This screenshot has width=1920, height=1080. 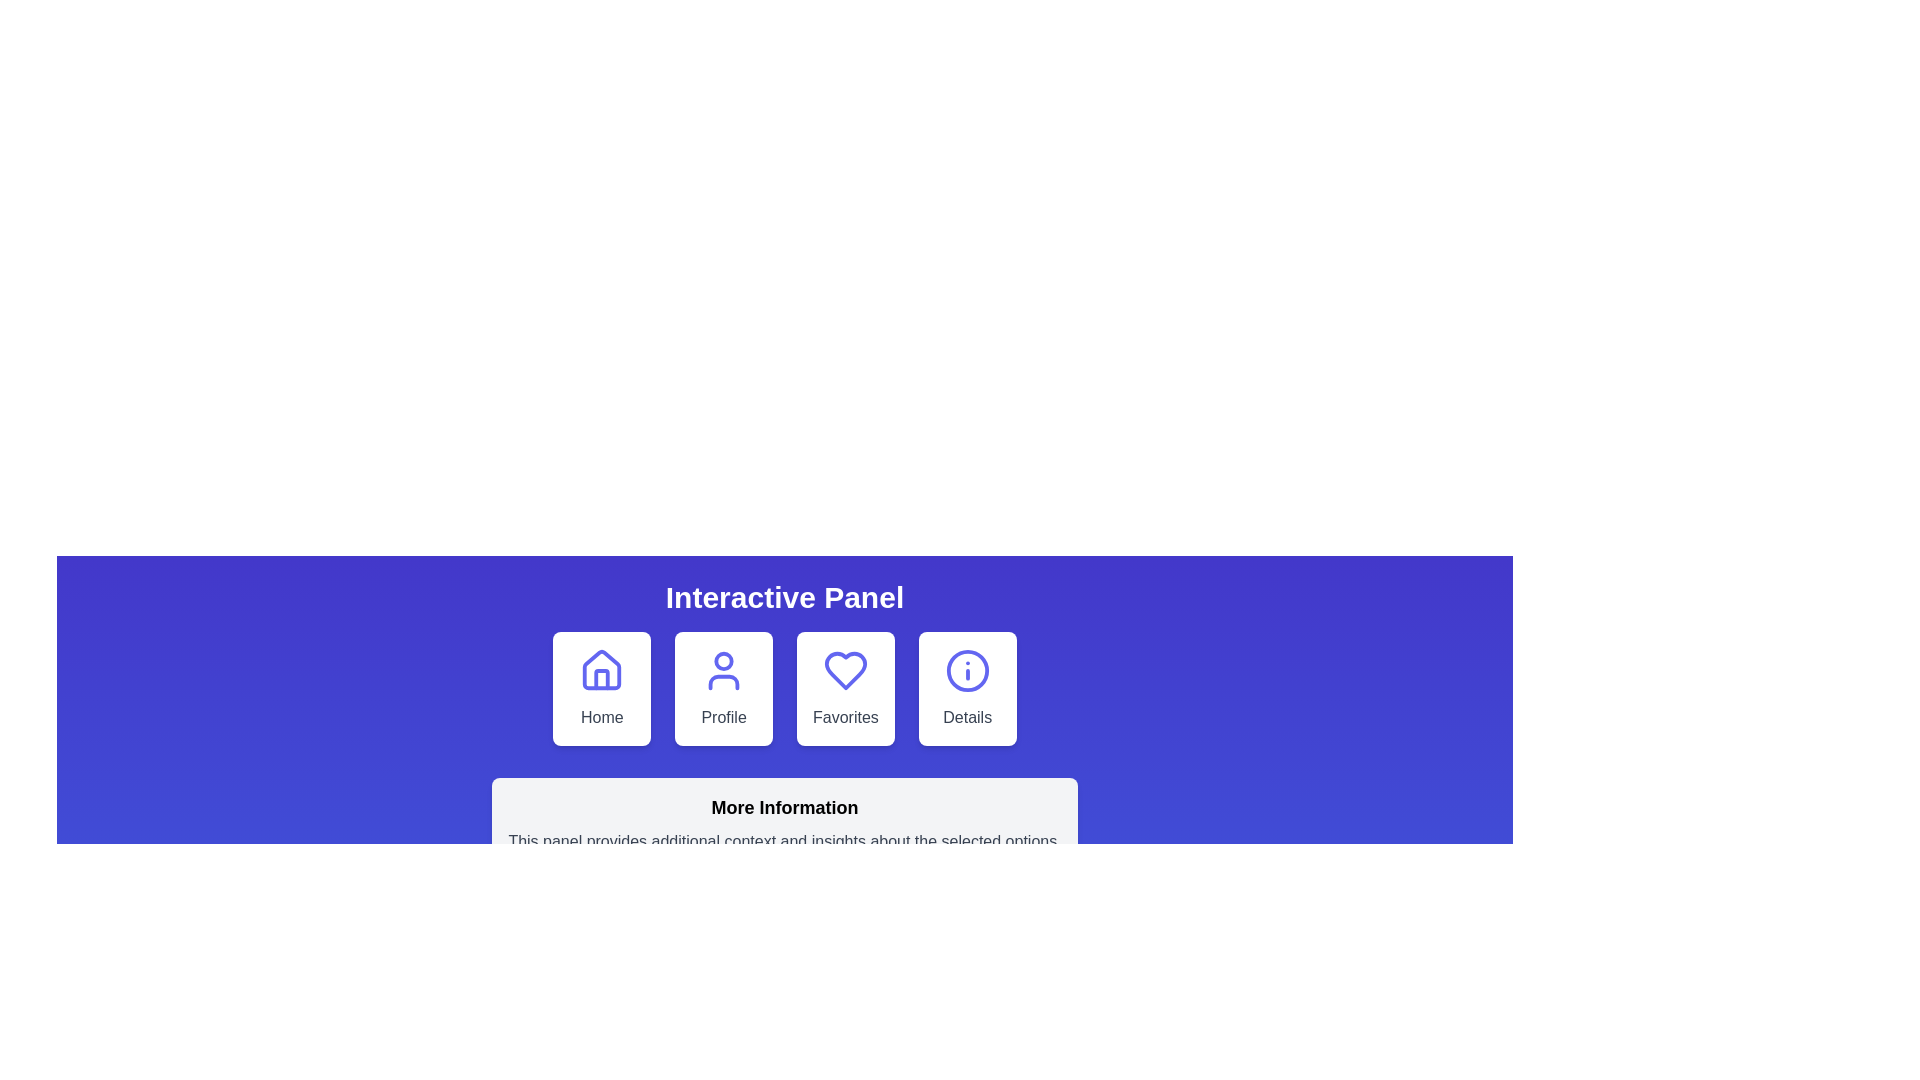 I want to click on the graphical icon component (SVG circle) that is part of the 'Details' icon located in the bottom right-hand corner of the main navigation panel, so click(x=967, y=671).